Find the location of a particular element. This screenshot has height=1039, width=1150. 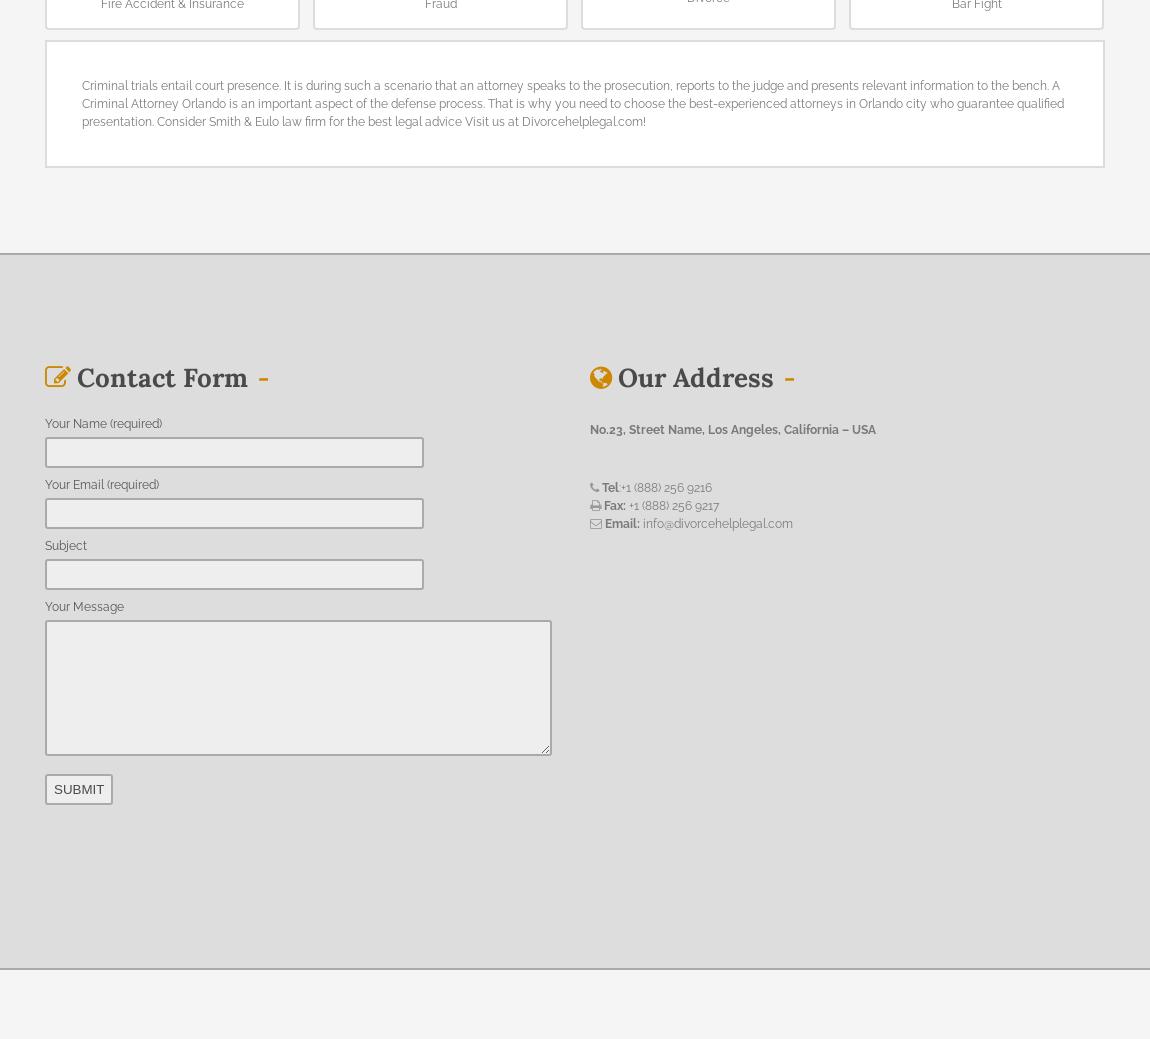

'info@divorcehelplegal.com' is located at coordinates (715, 523).